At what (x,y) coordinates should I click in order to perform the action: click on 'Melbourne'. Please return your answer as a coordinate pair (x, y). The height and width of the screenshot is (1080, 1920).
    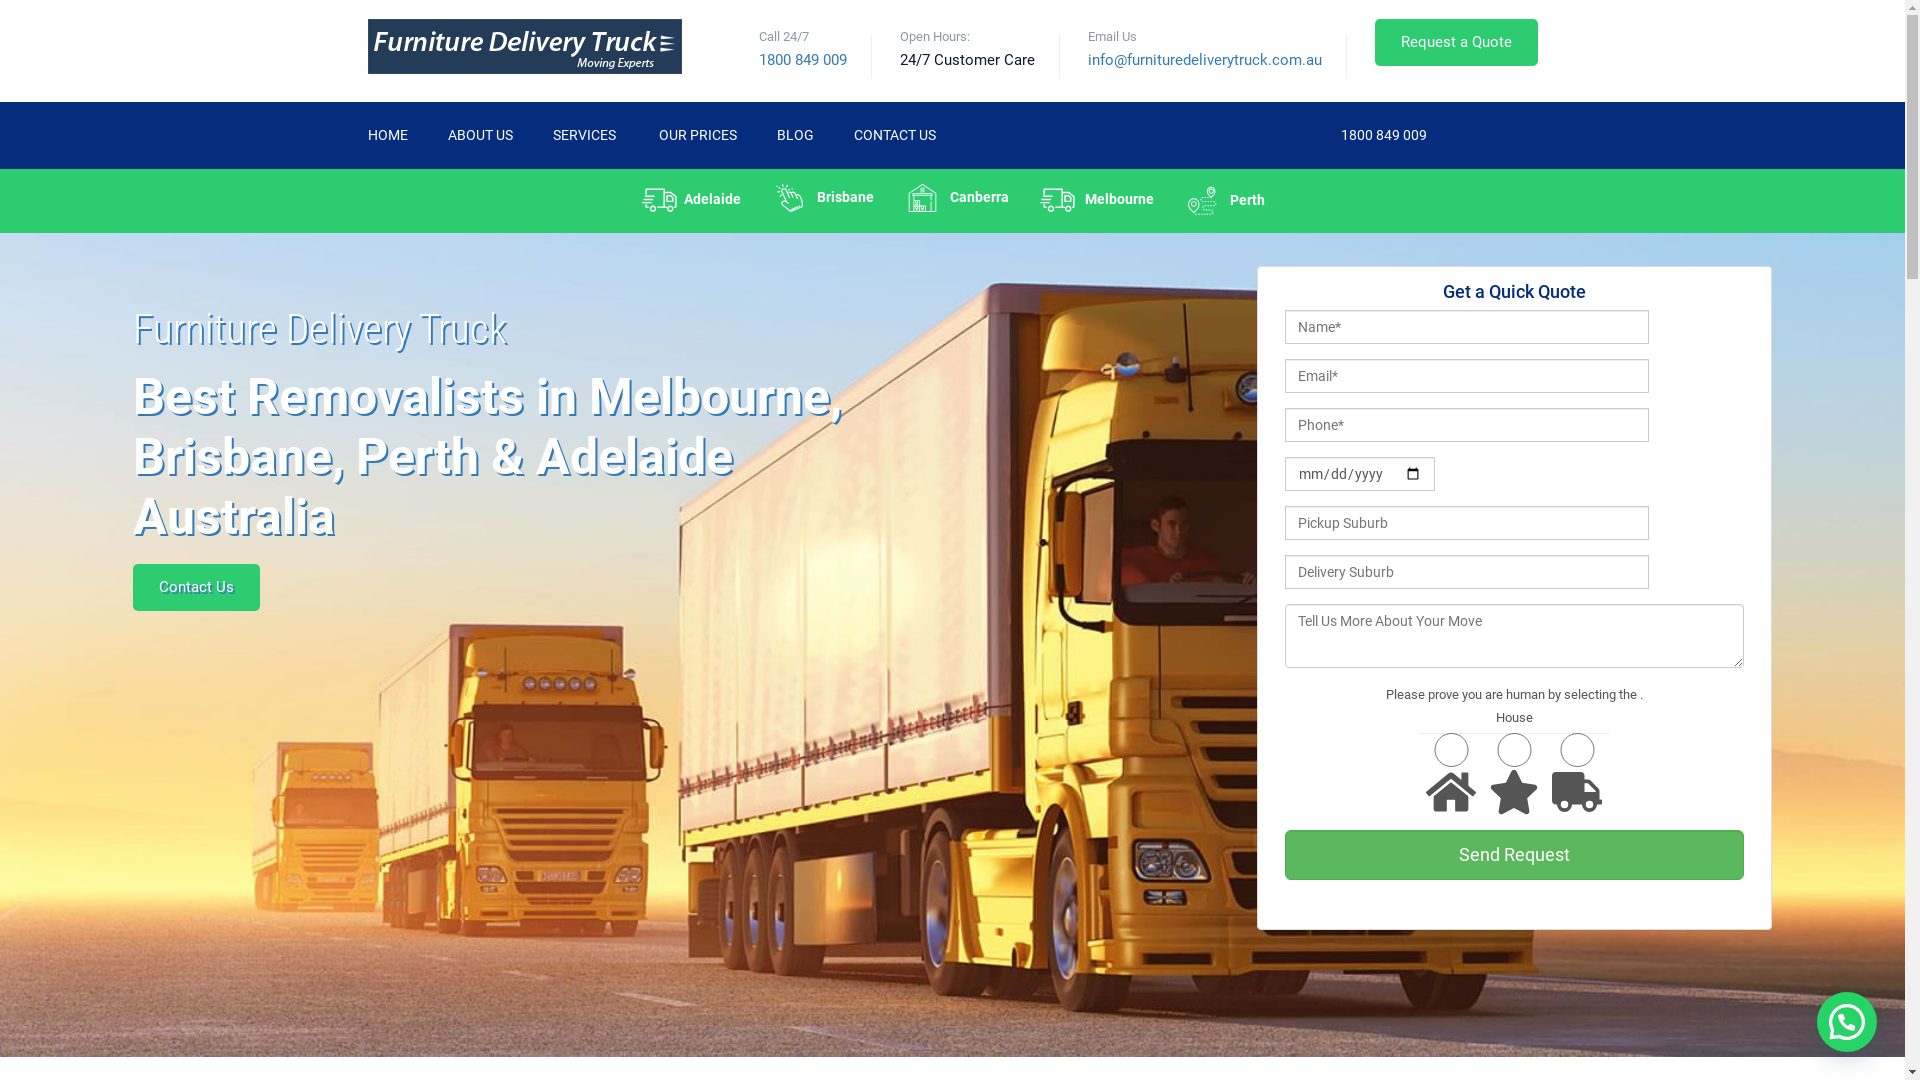
    Looking at the image, I should click on (1095, 199).